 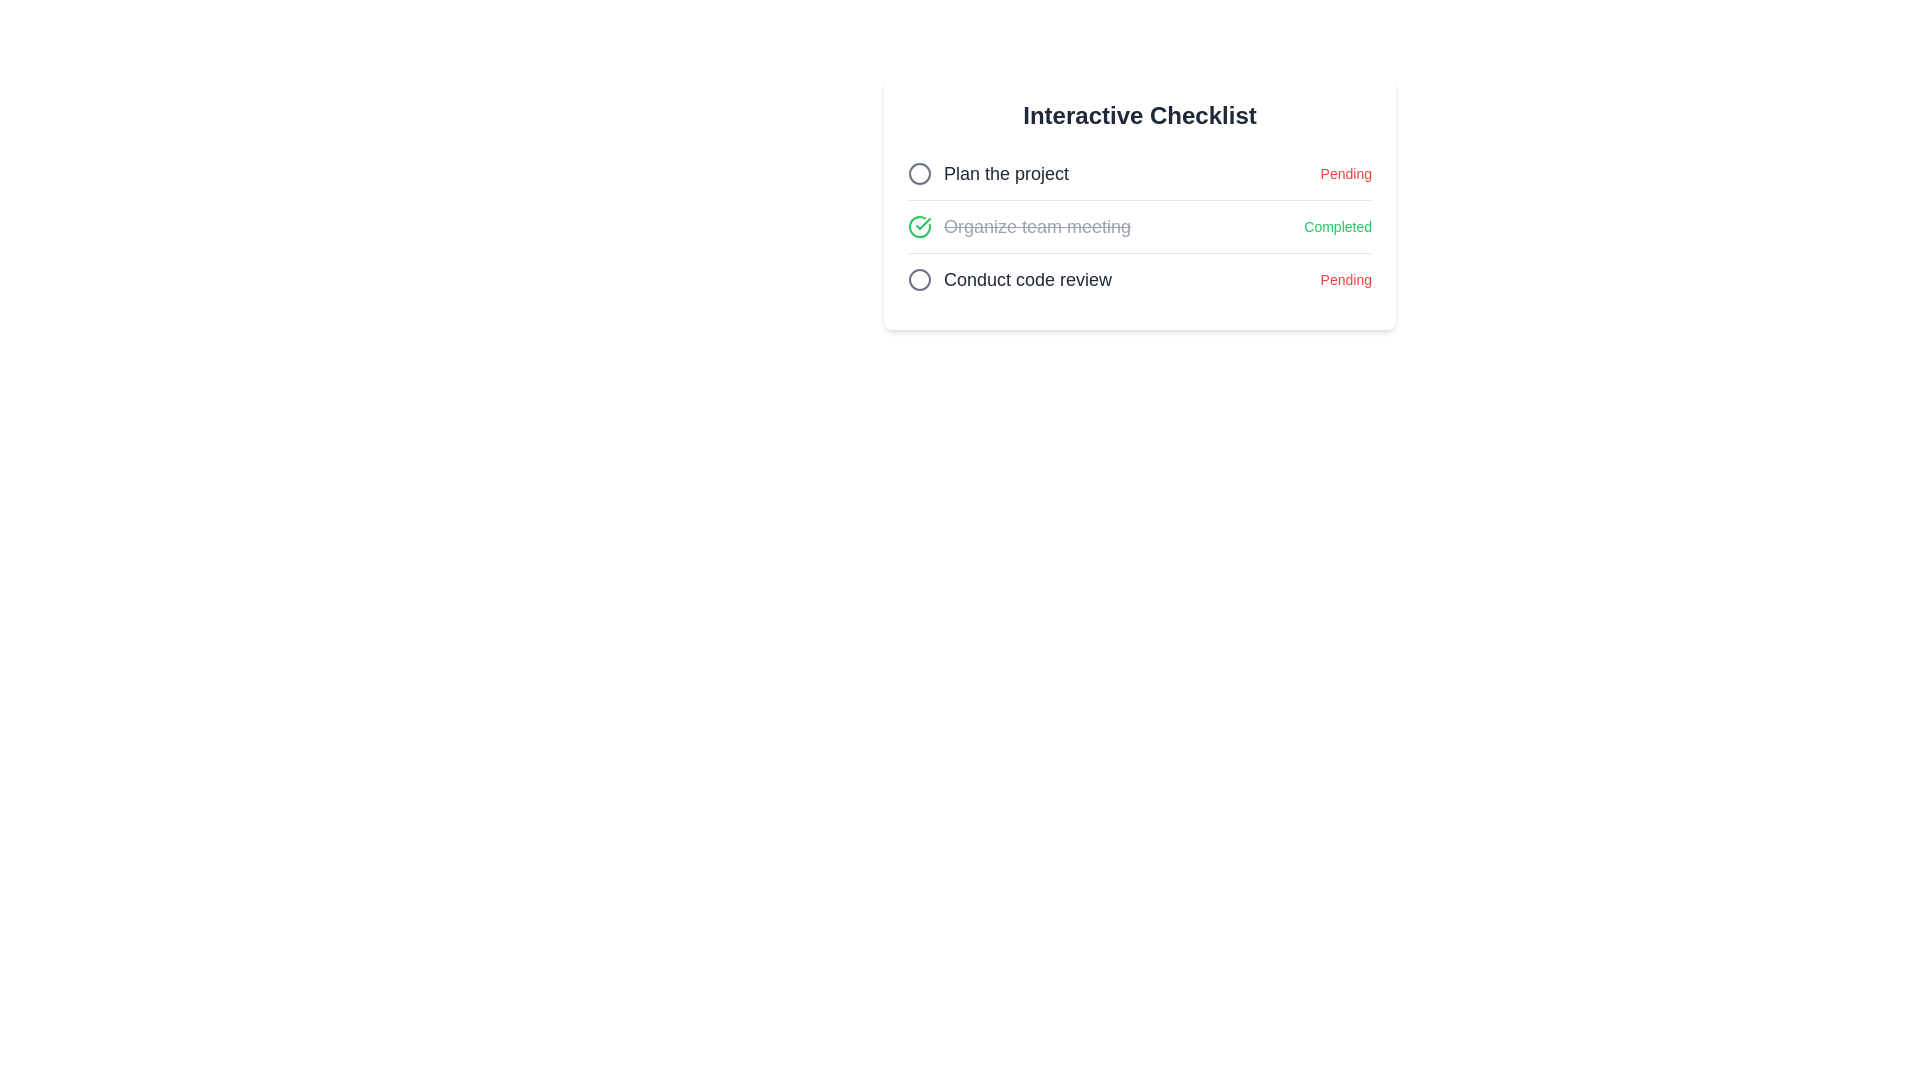 What do you see at coordinates (1140, 115) in the screenshot?
I see `the text label 'Interactive Checklist' which serves as the header for the checklist interface` at bounding box center [1140, 115].